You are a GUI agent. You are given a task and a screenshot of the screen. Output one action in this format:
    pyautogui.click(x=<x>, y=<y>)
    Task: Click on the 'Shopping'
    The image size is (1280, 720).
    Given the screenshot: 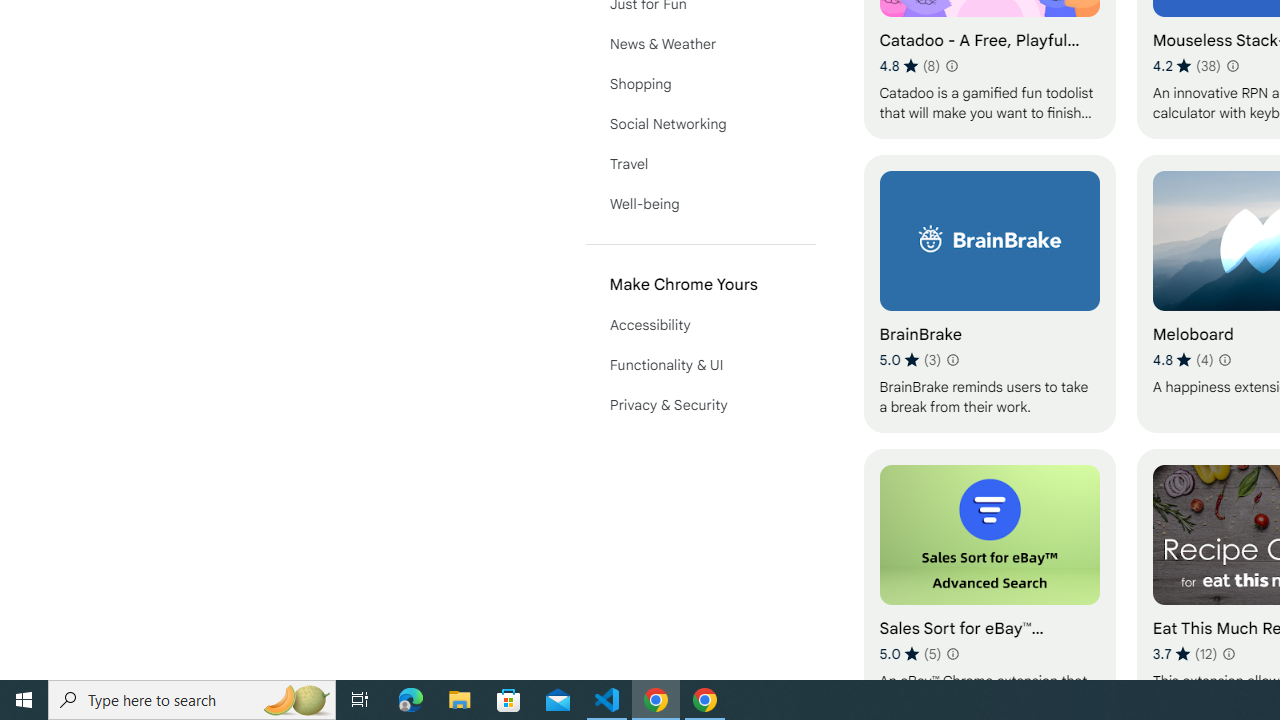 What is the action you would take?
    pyautogui.click(x=700, y=82)
    